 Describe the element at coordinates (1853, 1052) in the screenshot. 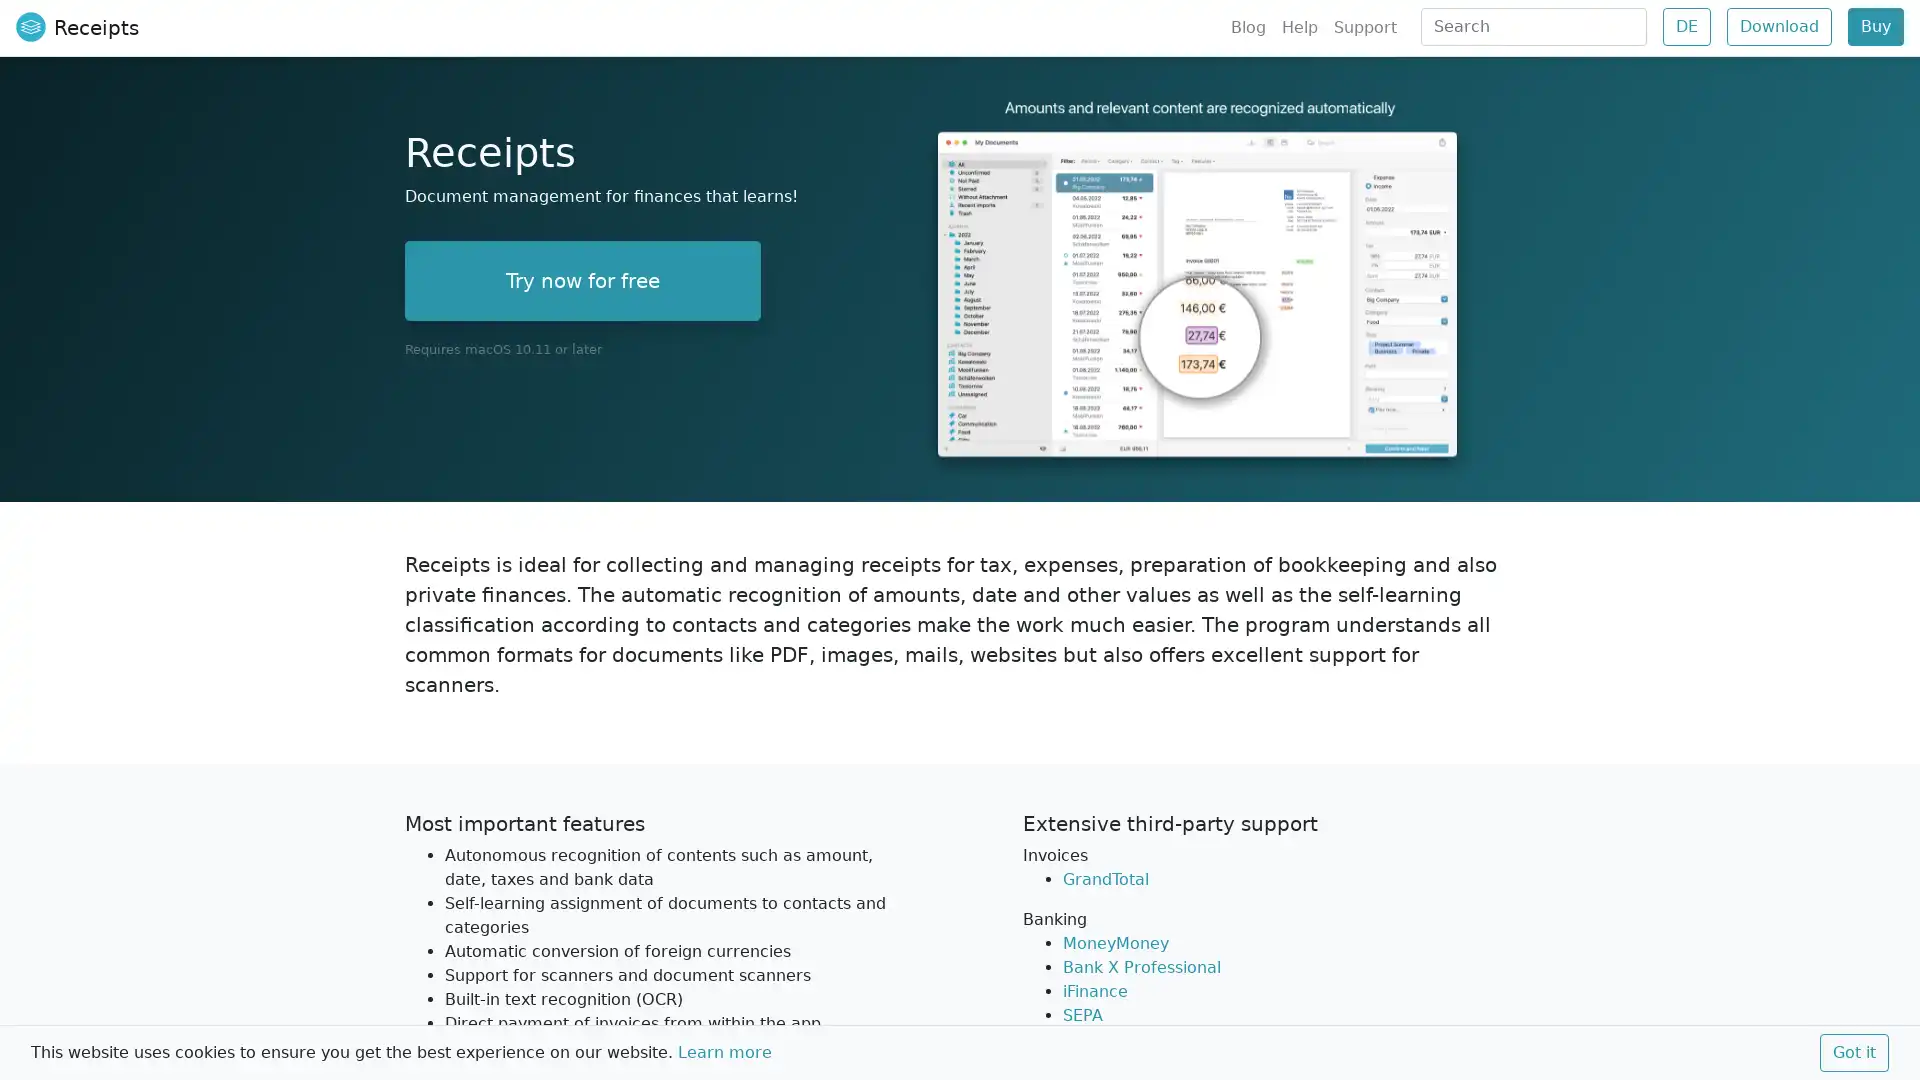

I see `Got it` at that location.